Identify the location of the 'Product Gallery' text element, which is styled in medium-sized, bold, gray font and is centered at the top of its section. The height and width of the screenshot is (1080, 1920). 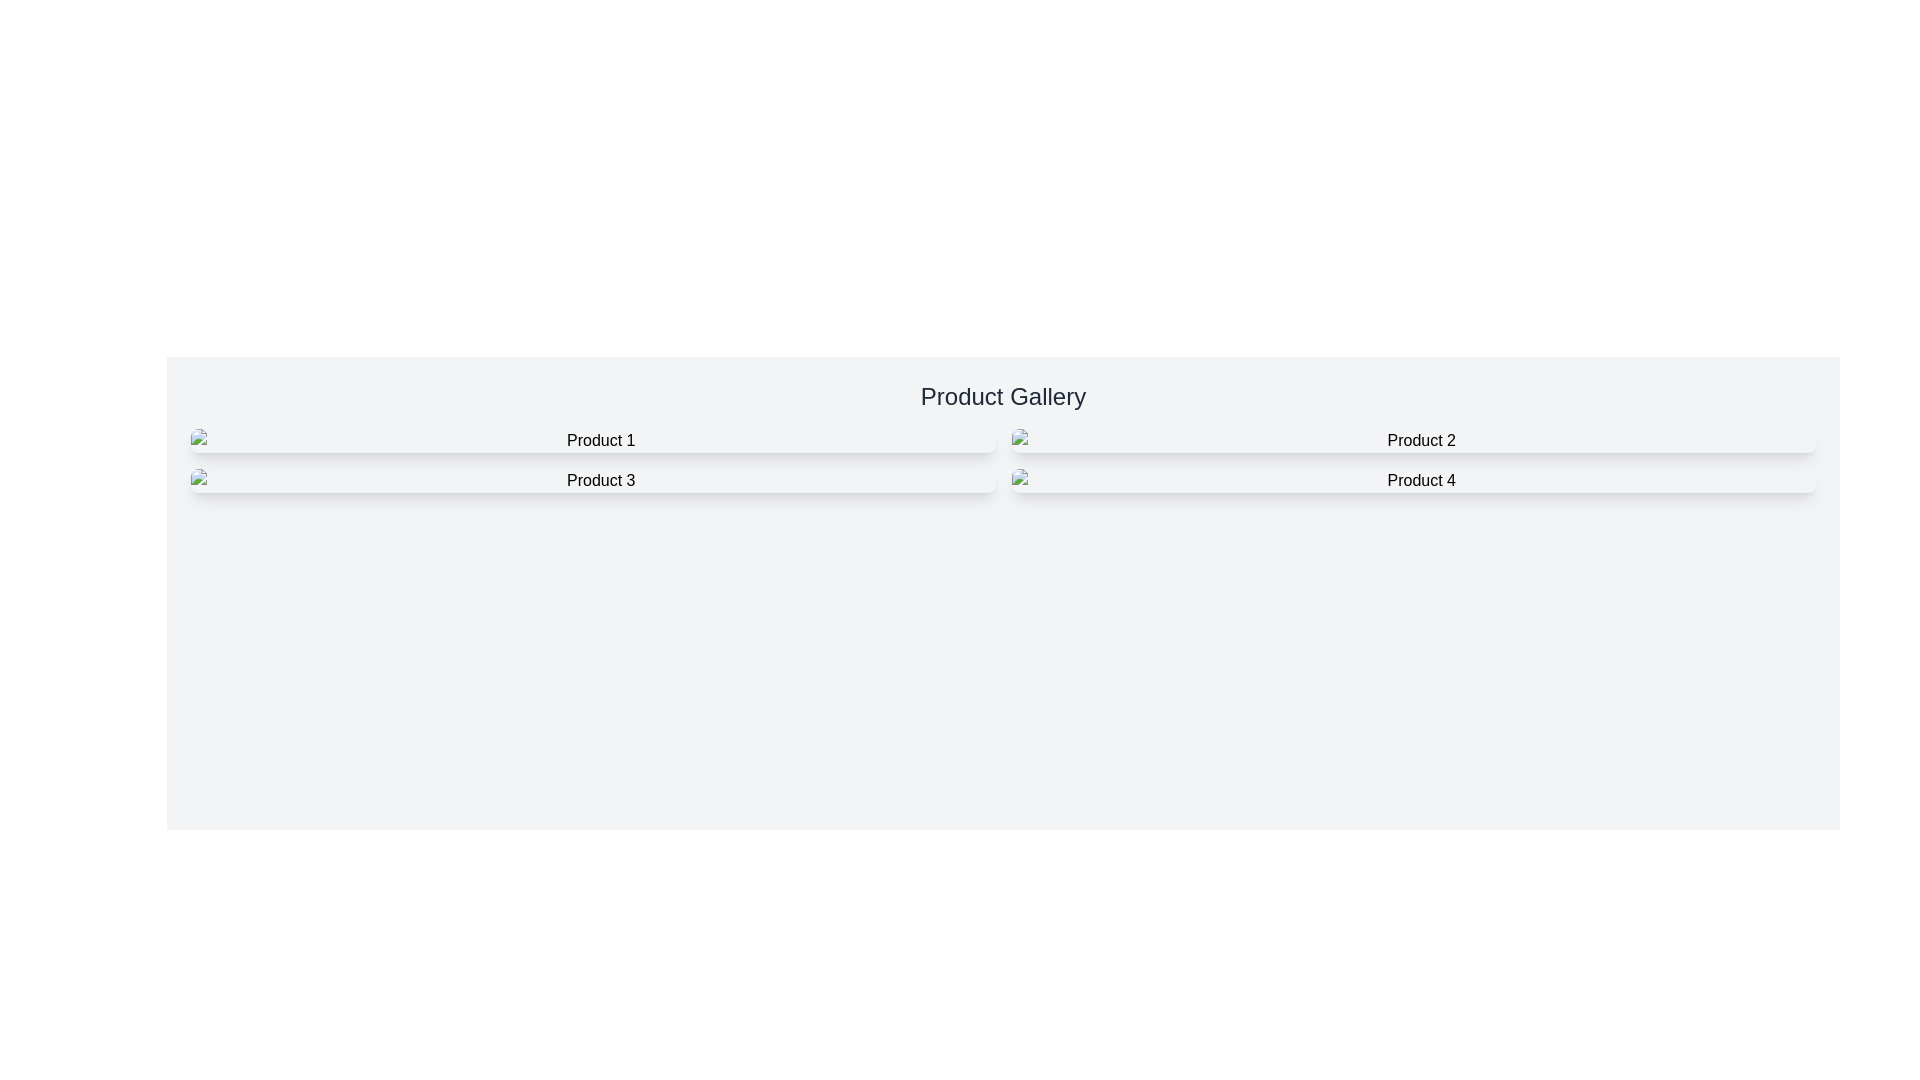
(1003, 397).